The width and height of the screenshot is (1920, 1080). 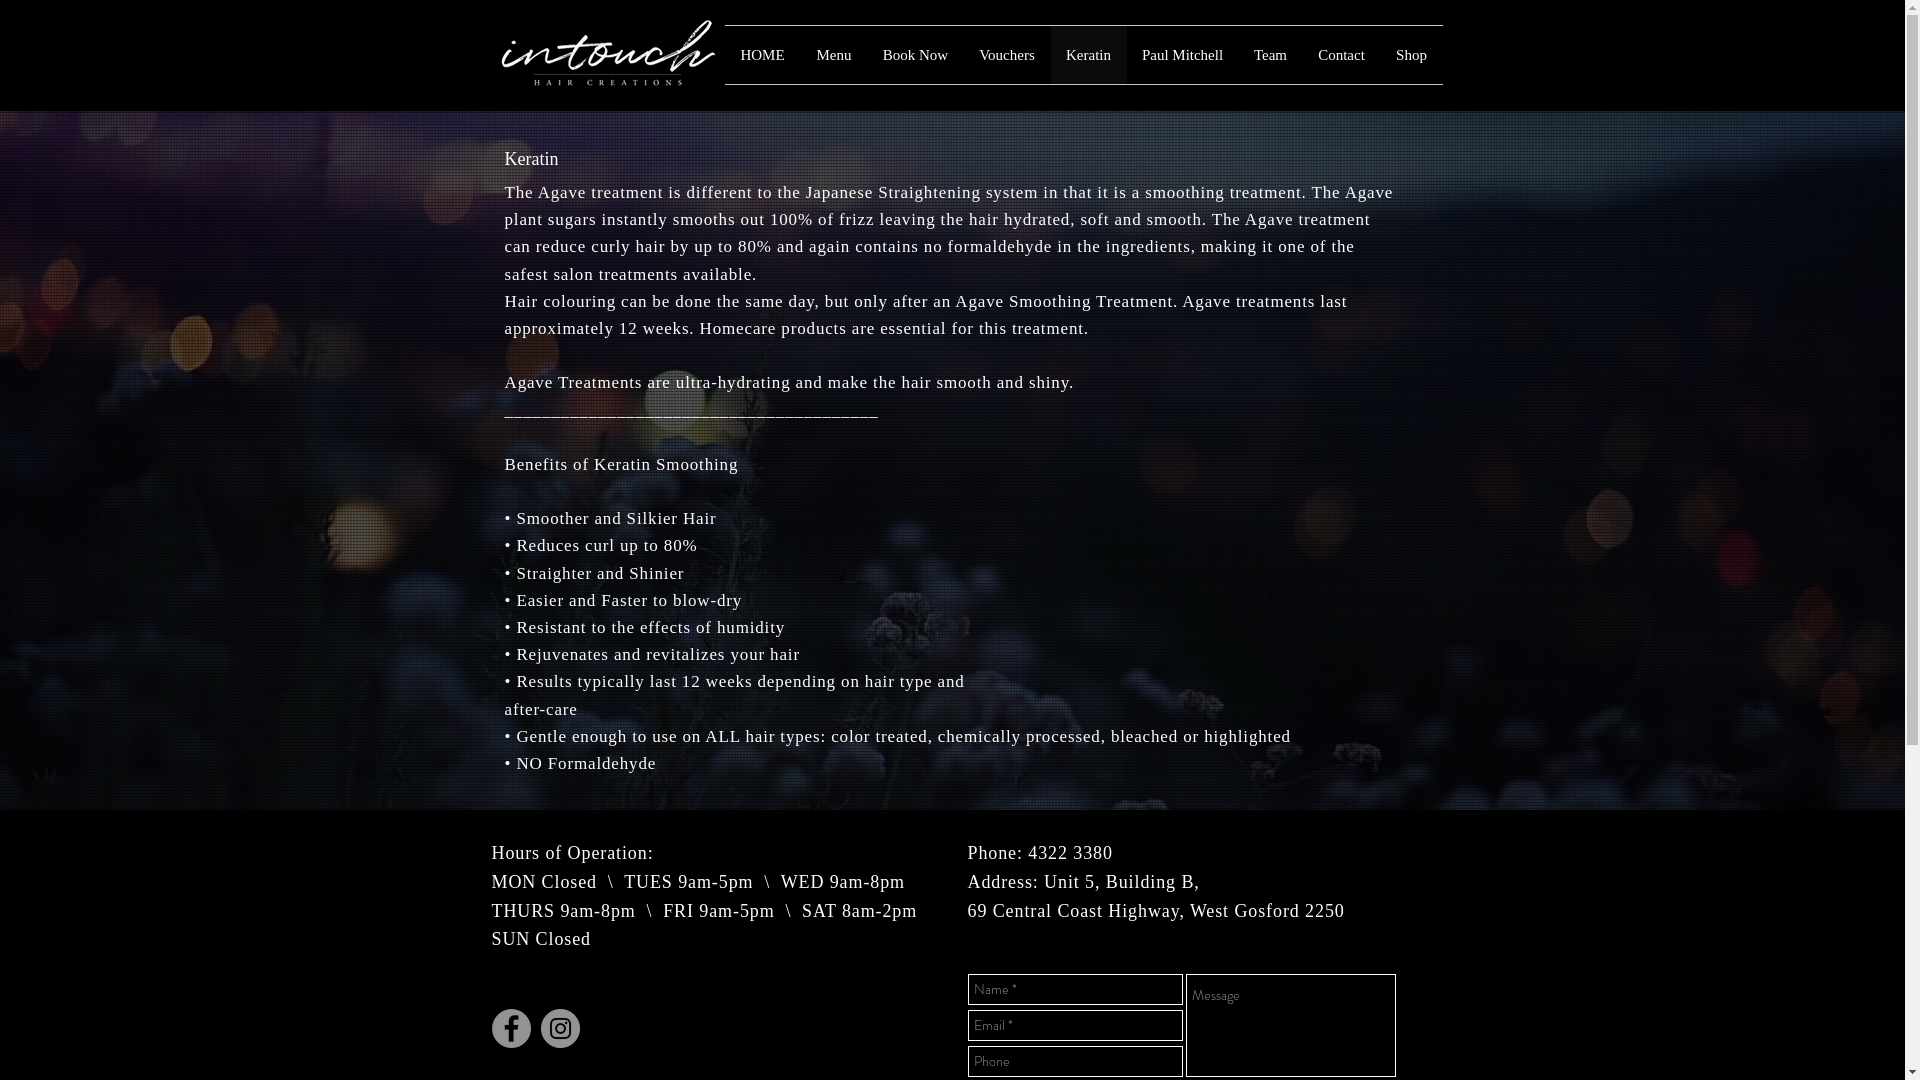 What do you see at coordinates (1301, 53) in the screenshot?
I see `'Contact'` at bounding box center [1301, 53].